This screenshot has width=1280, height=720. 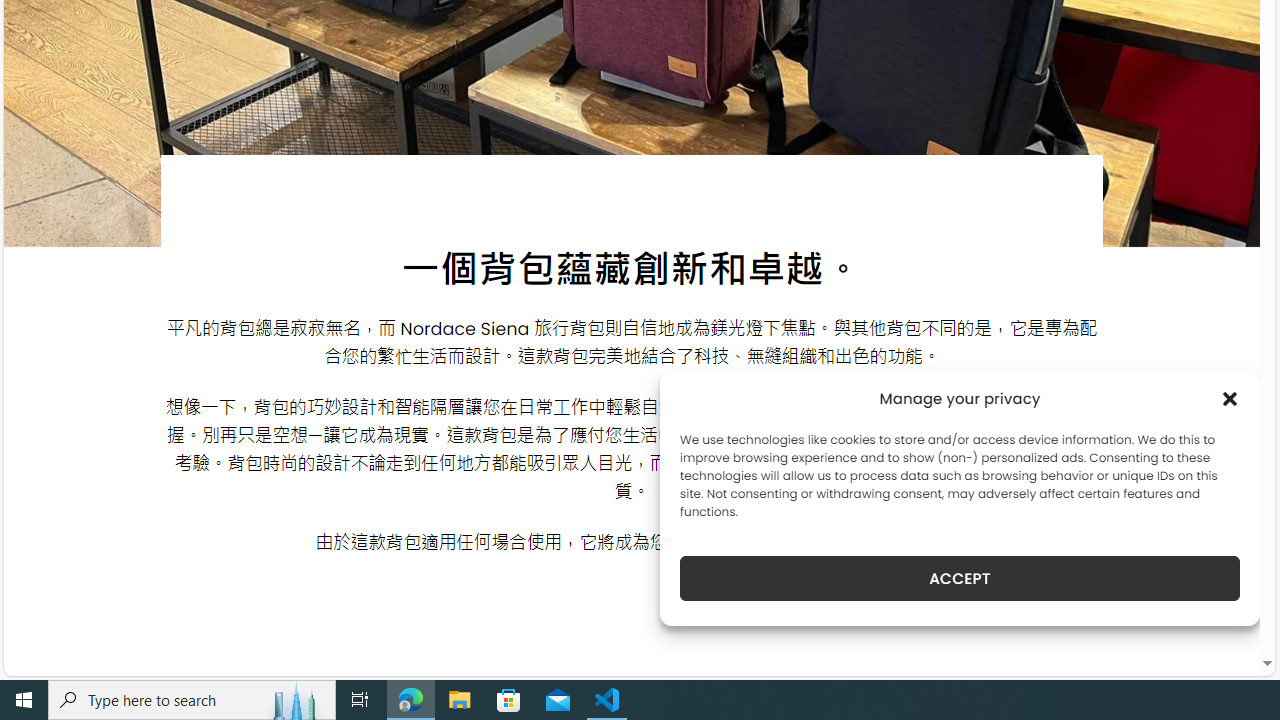 What do you see at coordinates (192, 698) in the screenshot?
I see `'Type here to search'` at bounding box center [192, 698].